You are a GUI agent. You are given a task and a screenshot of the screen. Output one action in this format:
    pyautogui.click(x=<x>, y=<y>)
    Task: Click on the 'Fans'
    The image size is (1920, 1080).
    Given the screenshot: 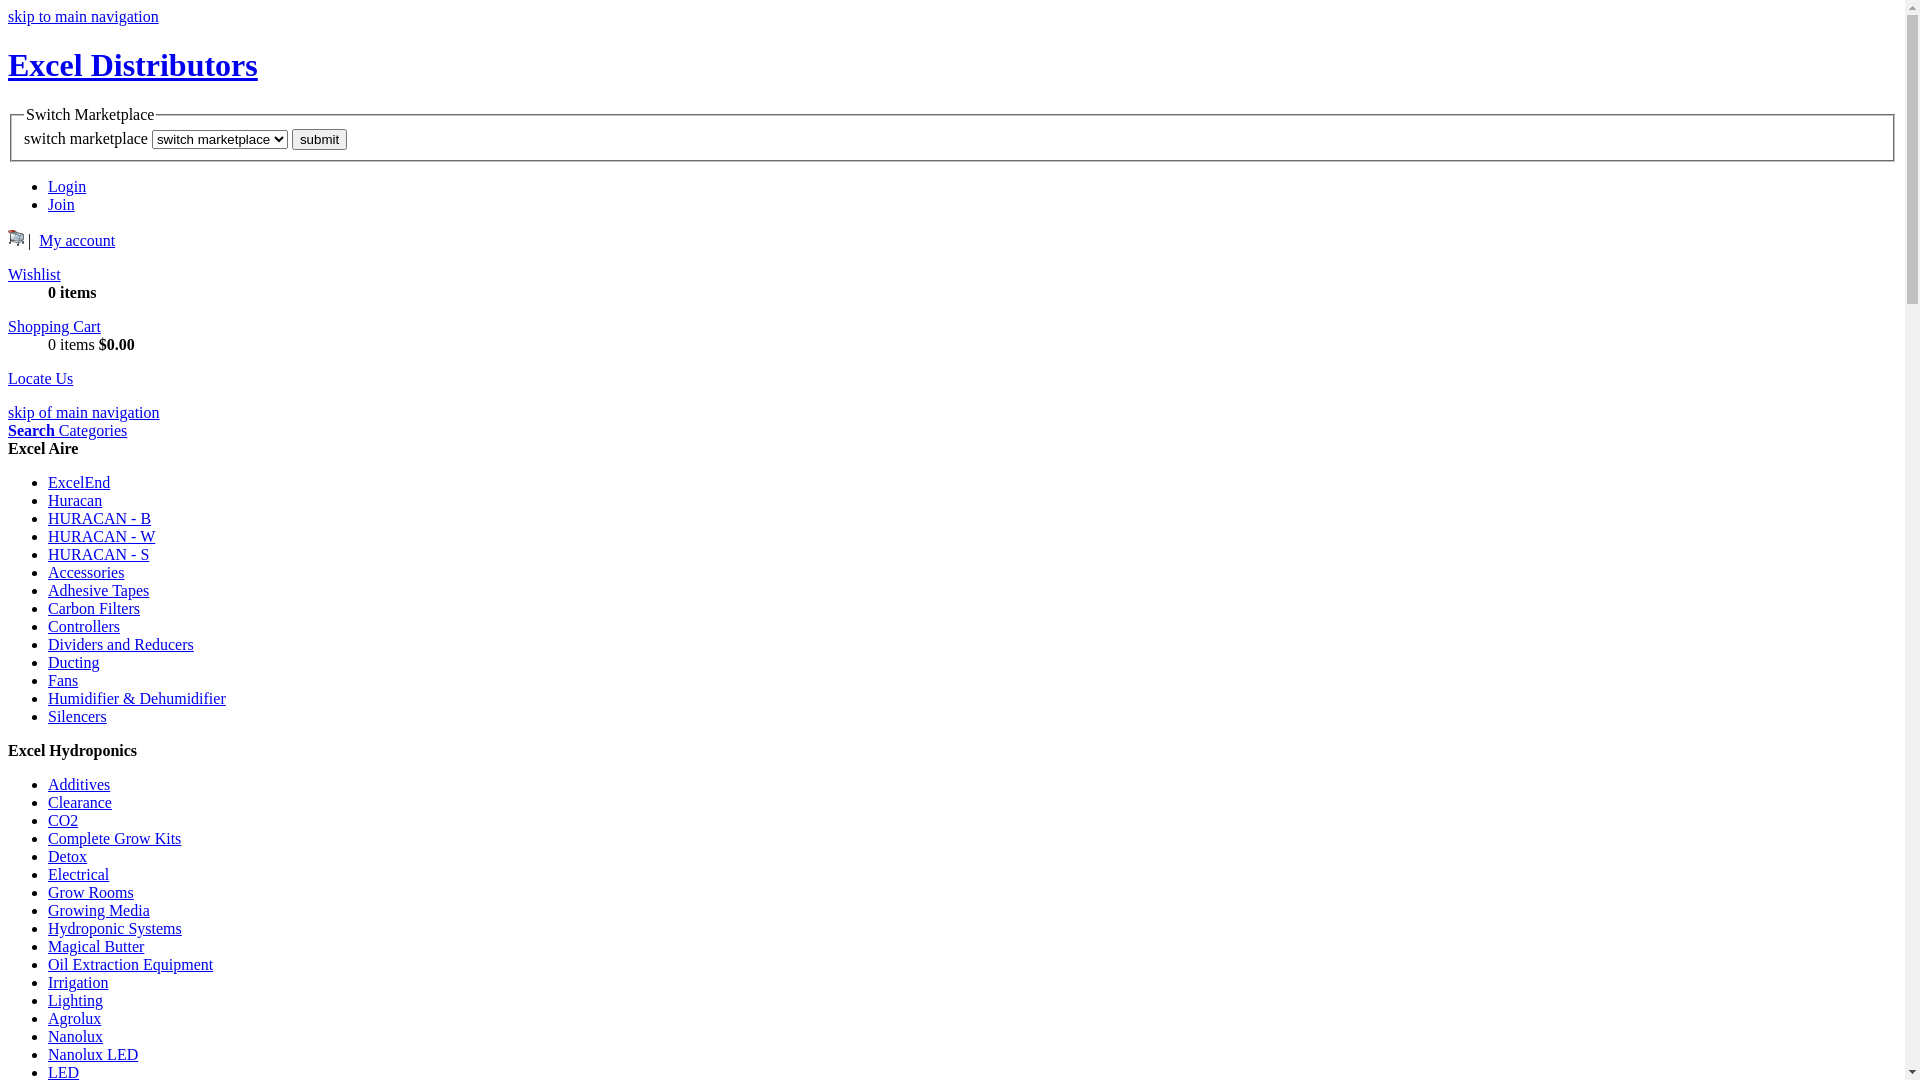 What is the action you would take?
    pyautogui.click(x=62, y=679)
    